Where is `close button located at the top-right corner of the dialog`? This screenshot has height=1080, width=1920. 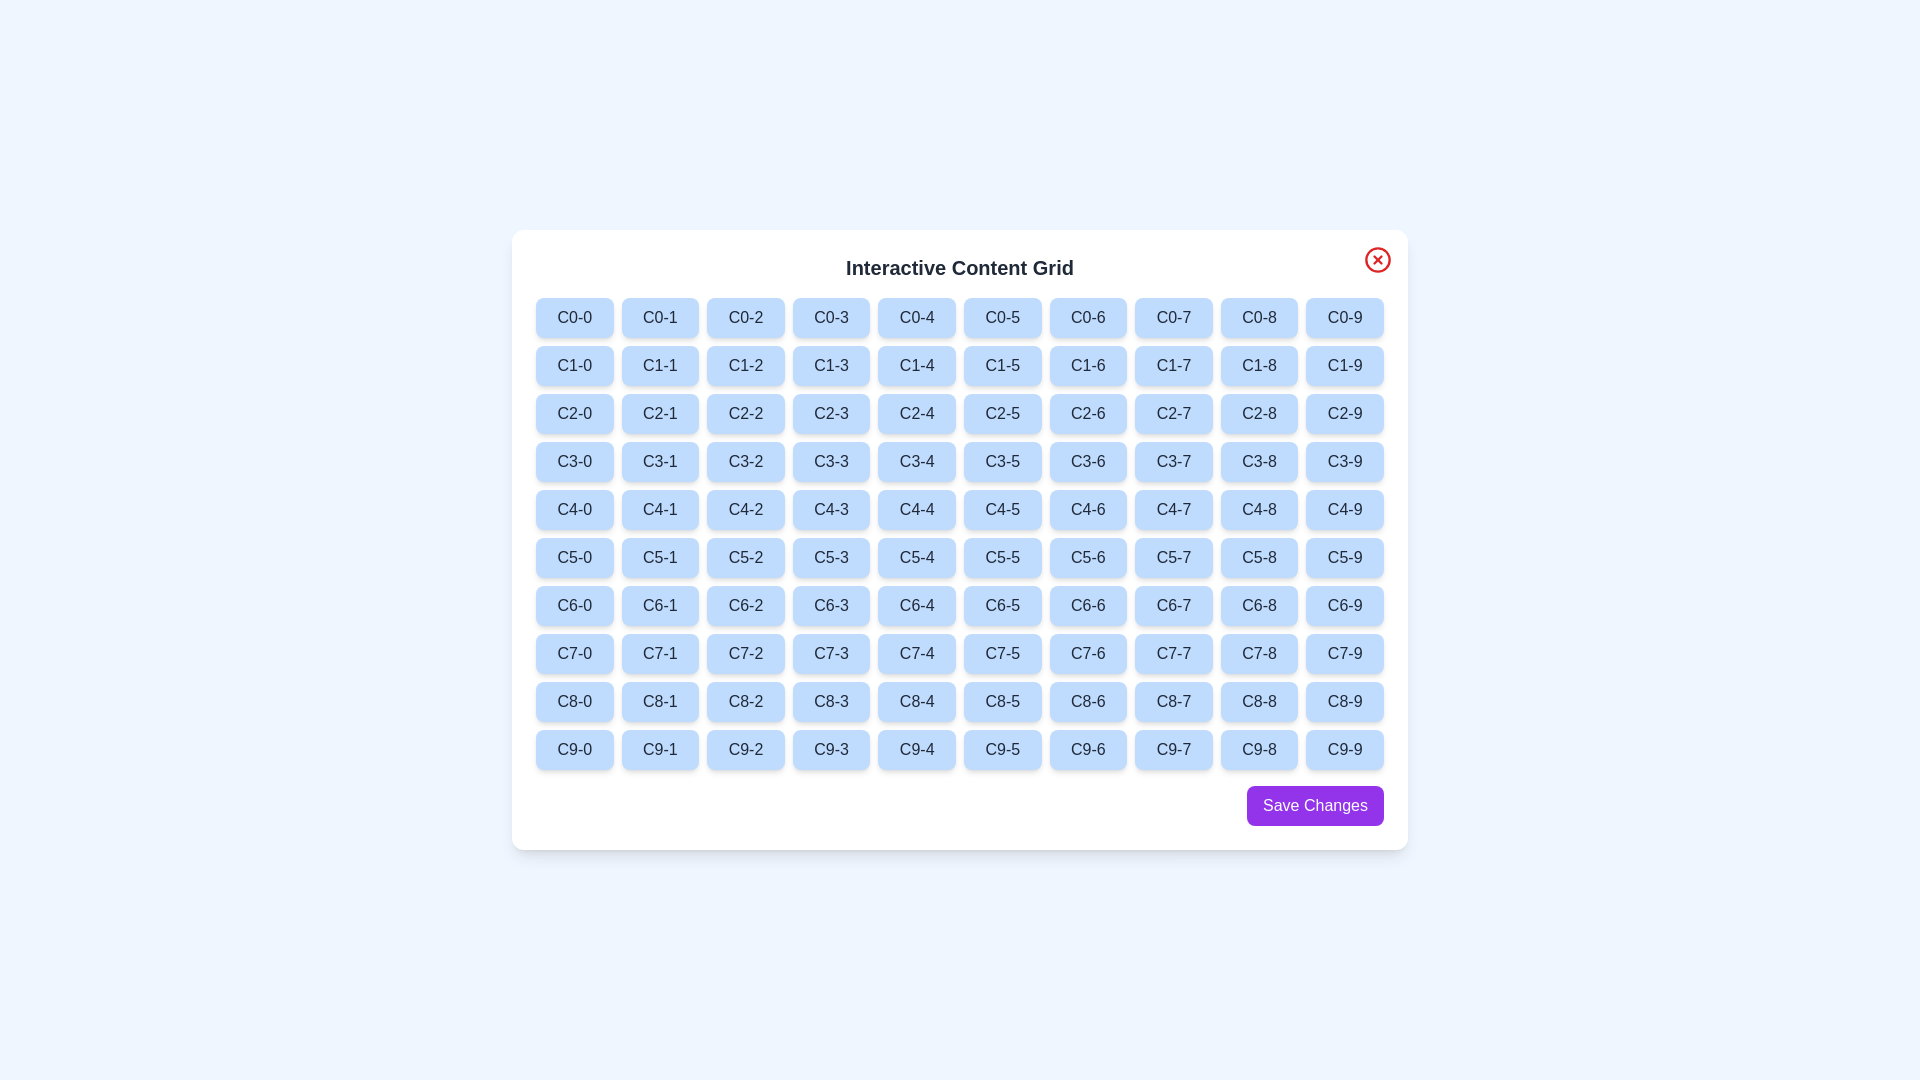 close button located at the top-right corner of the dialog is located at coordinates (1376, 258).